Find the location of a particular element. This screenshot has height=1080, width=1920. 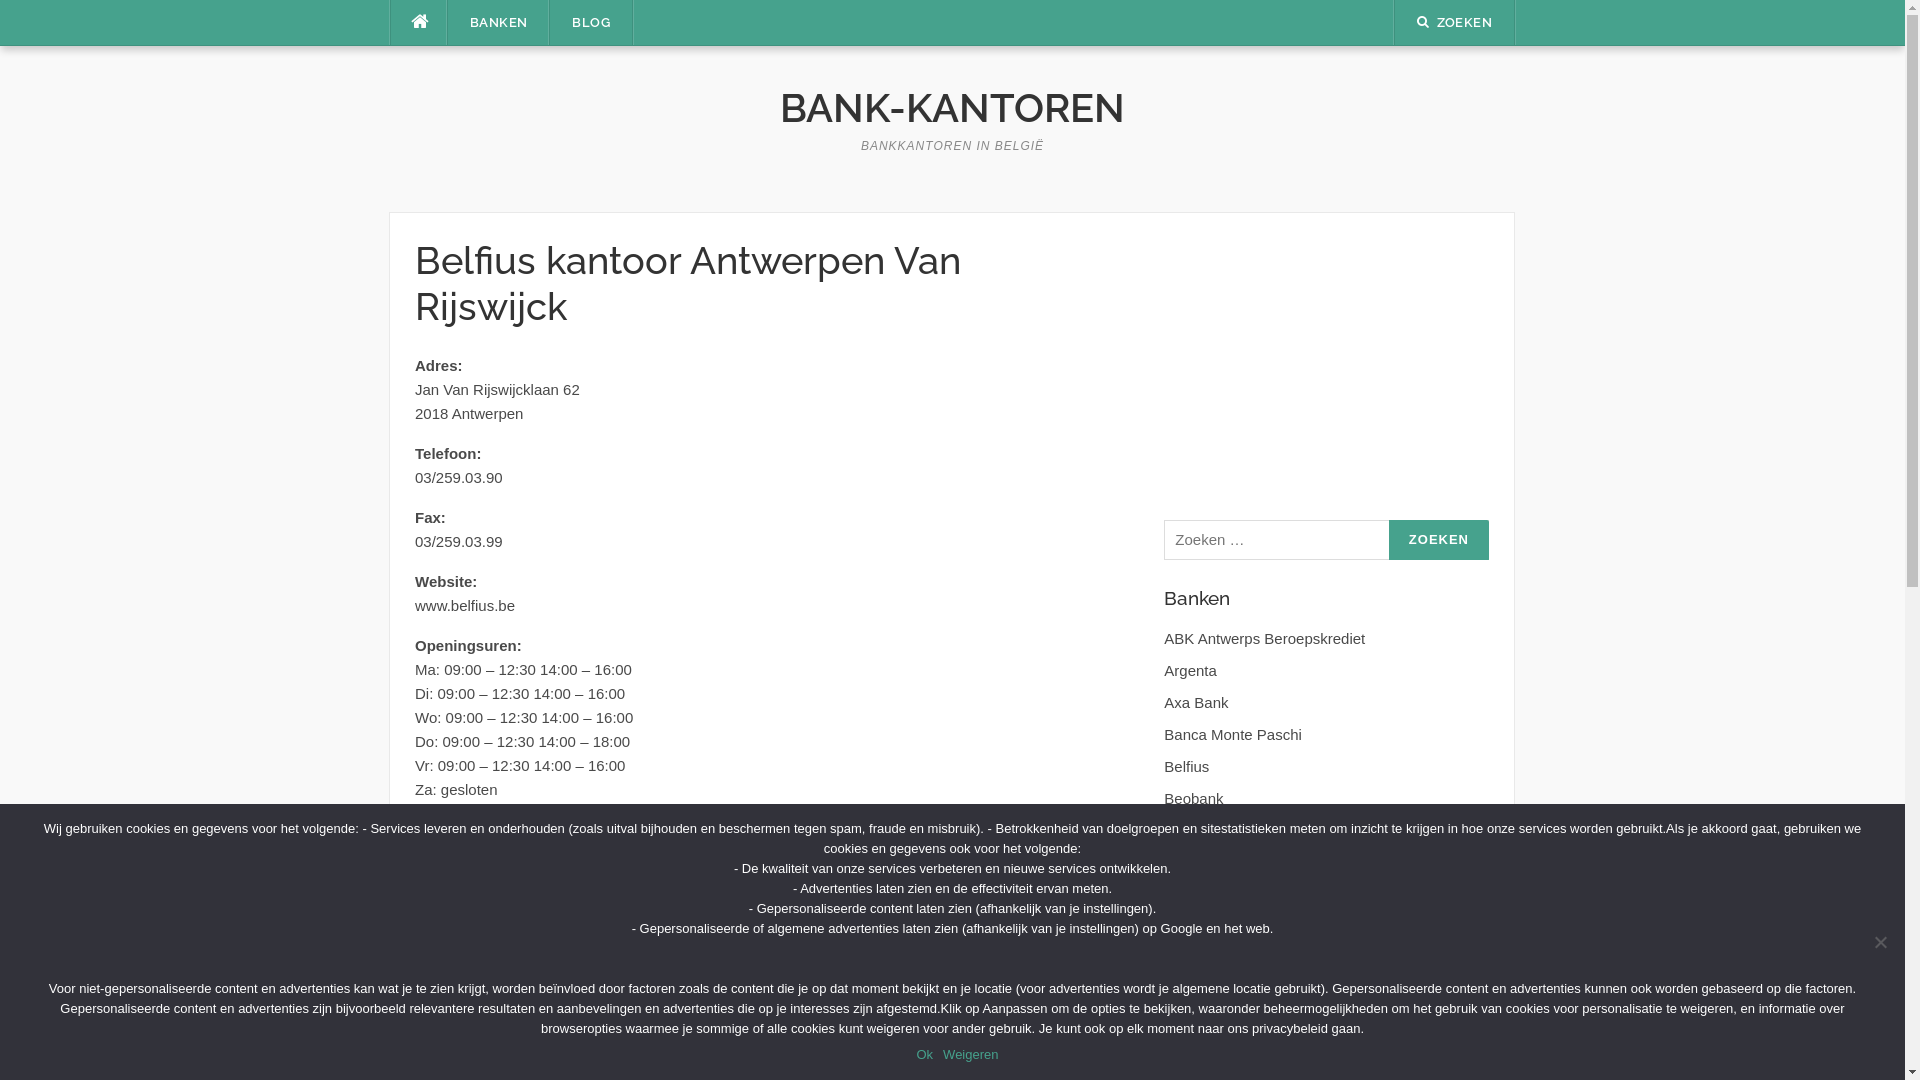

'Zoeken' is located at coordinates (1438, 540).